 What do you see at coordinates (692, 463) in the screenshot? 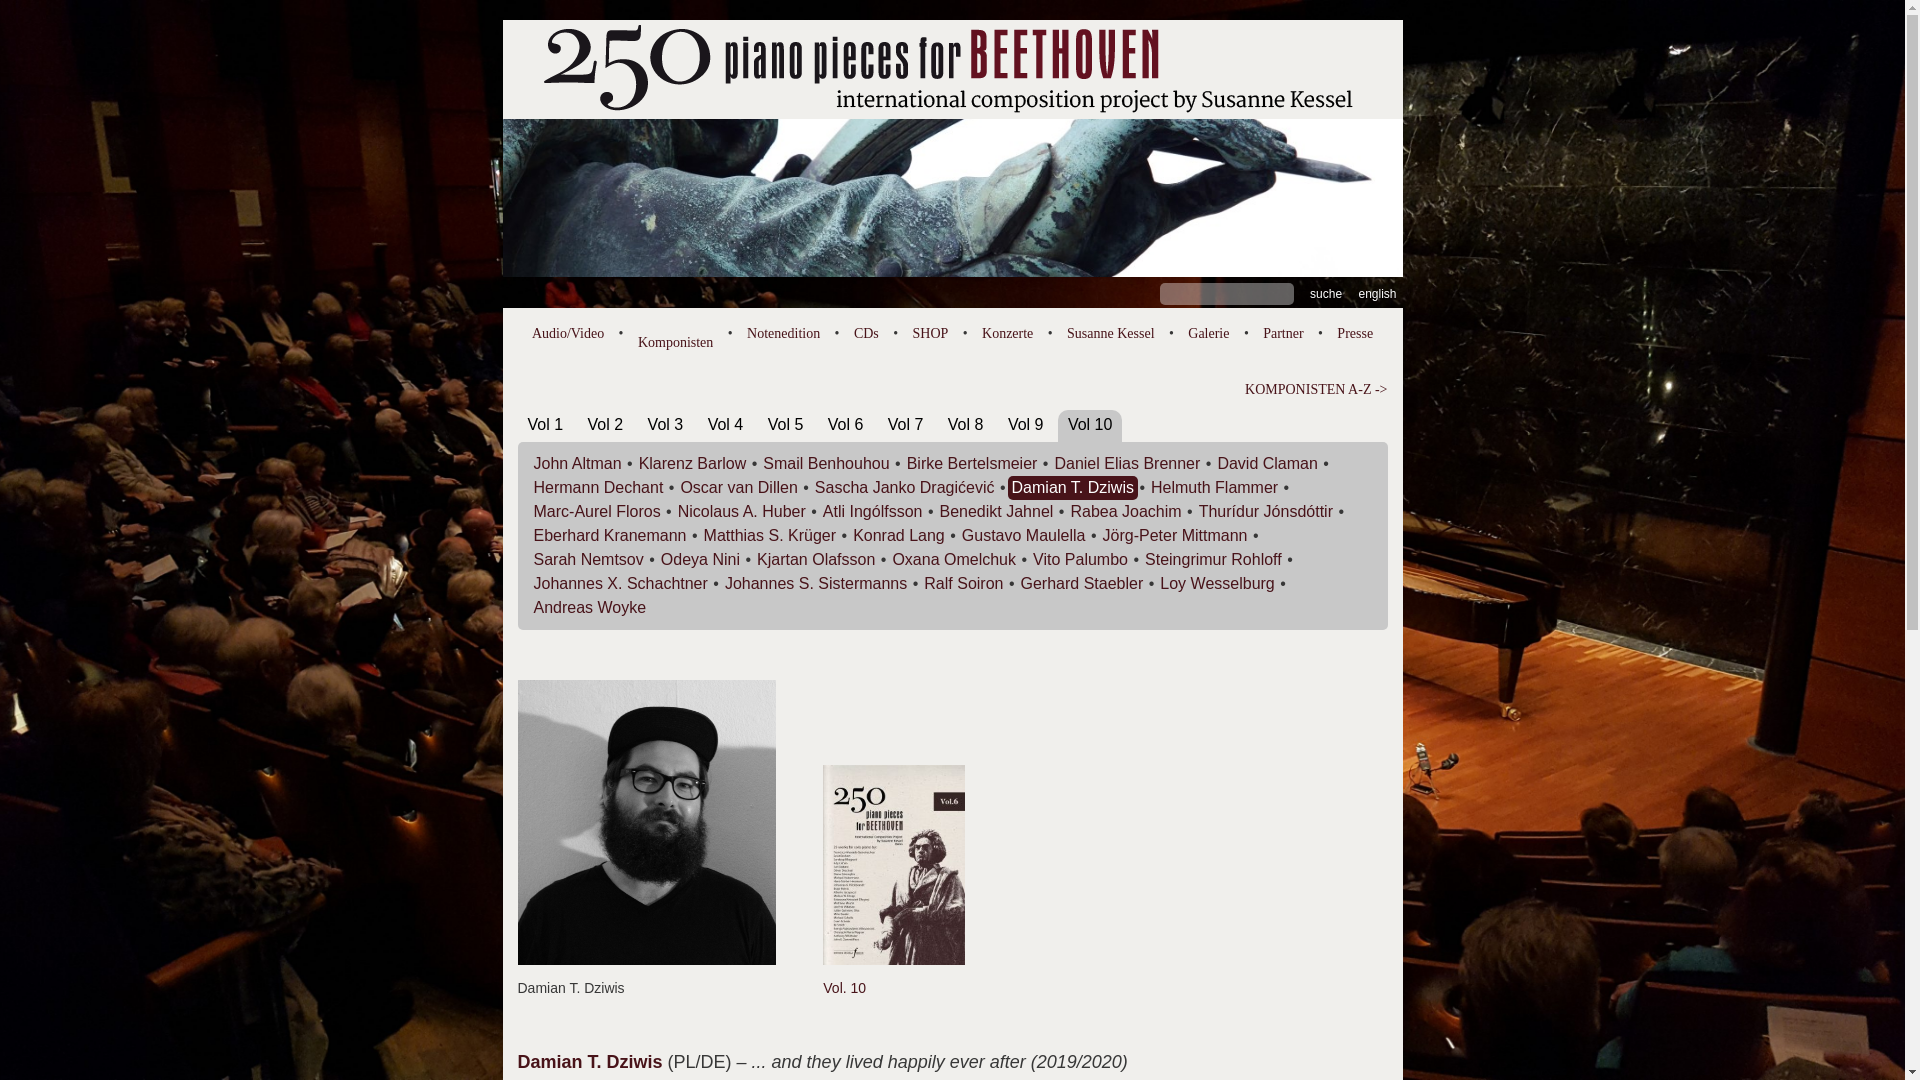
I see `'Klarenz Barlow'` at bounding box center [692, 463].